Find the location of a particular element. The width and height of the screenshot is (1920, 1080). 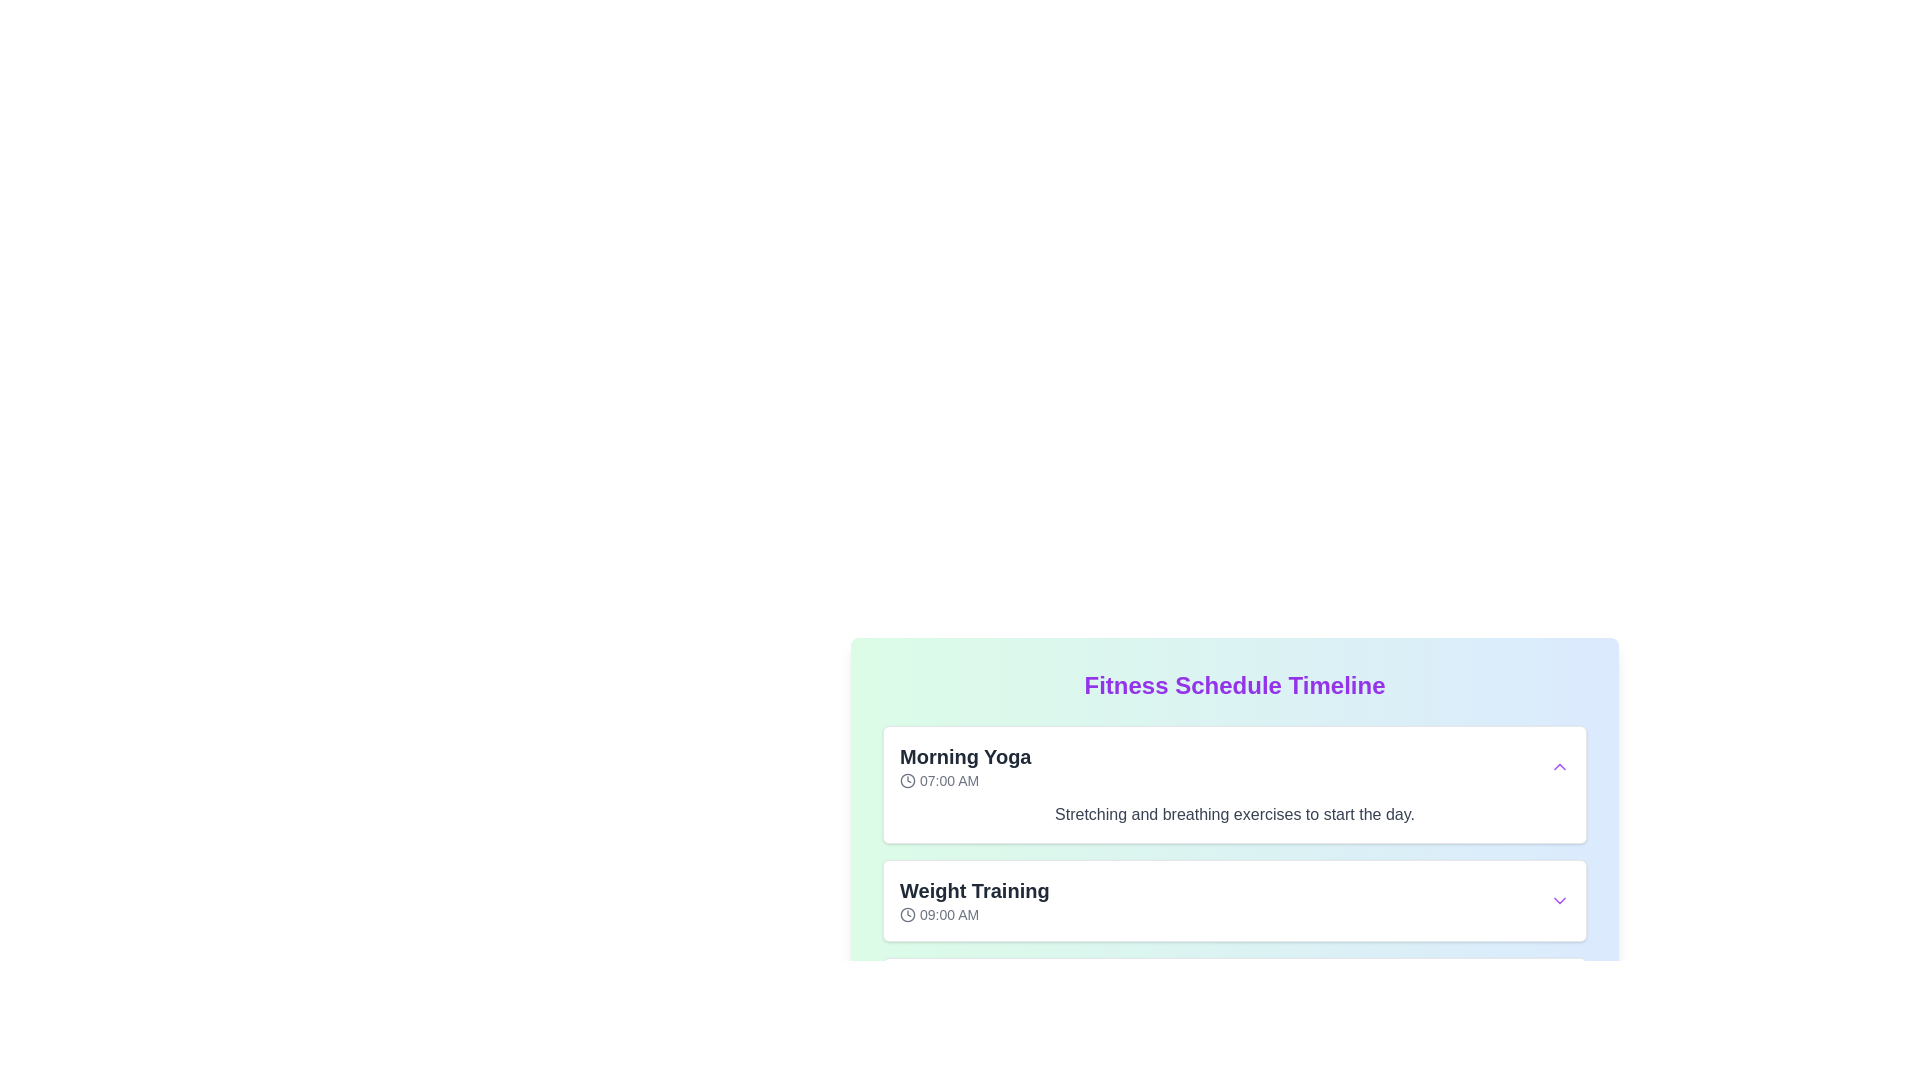

the Text Label displaying '07:00 AM' which is located below the title 'Morning Yoga' and is accompanied by a clock icon is located at coordinates (965, 779).